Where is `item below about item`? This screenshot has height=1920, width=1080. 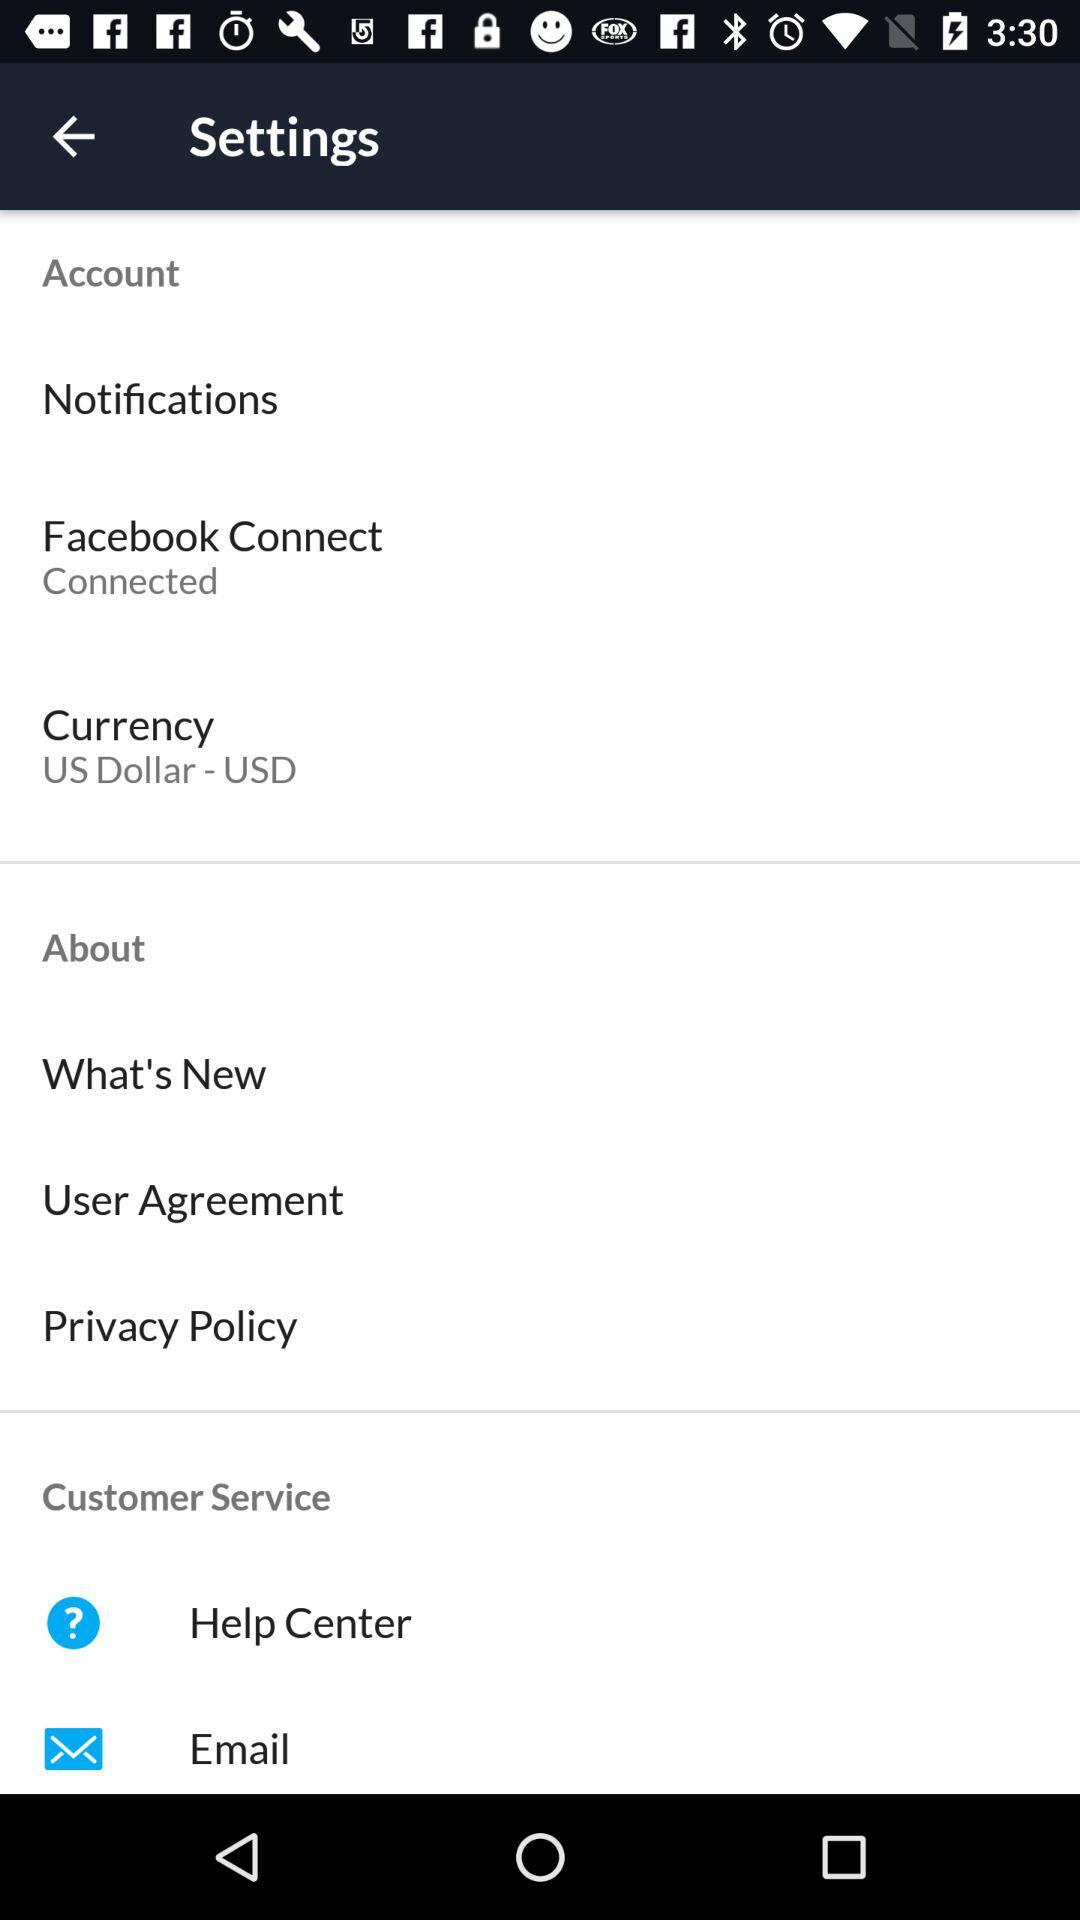
item below about item is located at coordinates (540, 1073).